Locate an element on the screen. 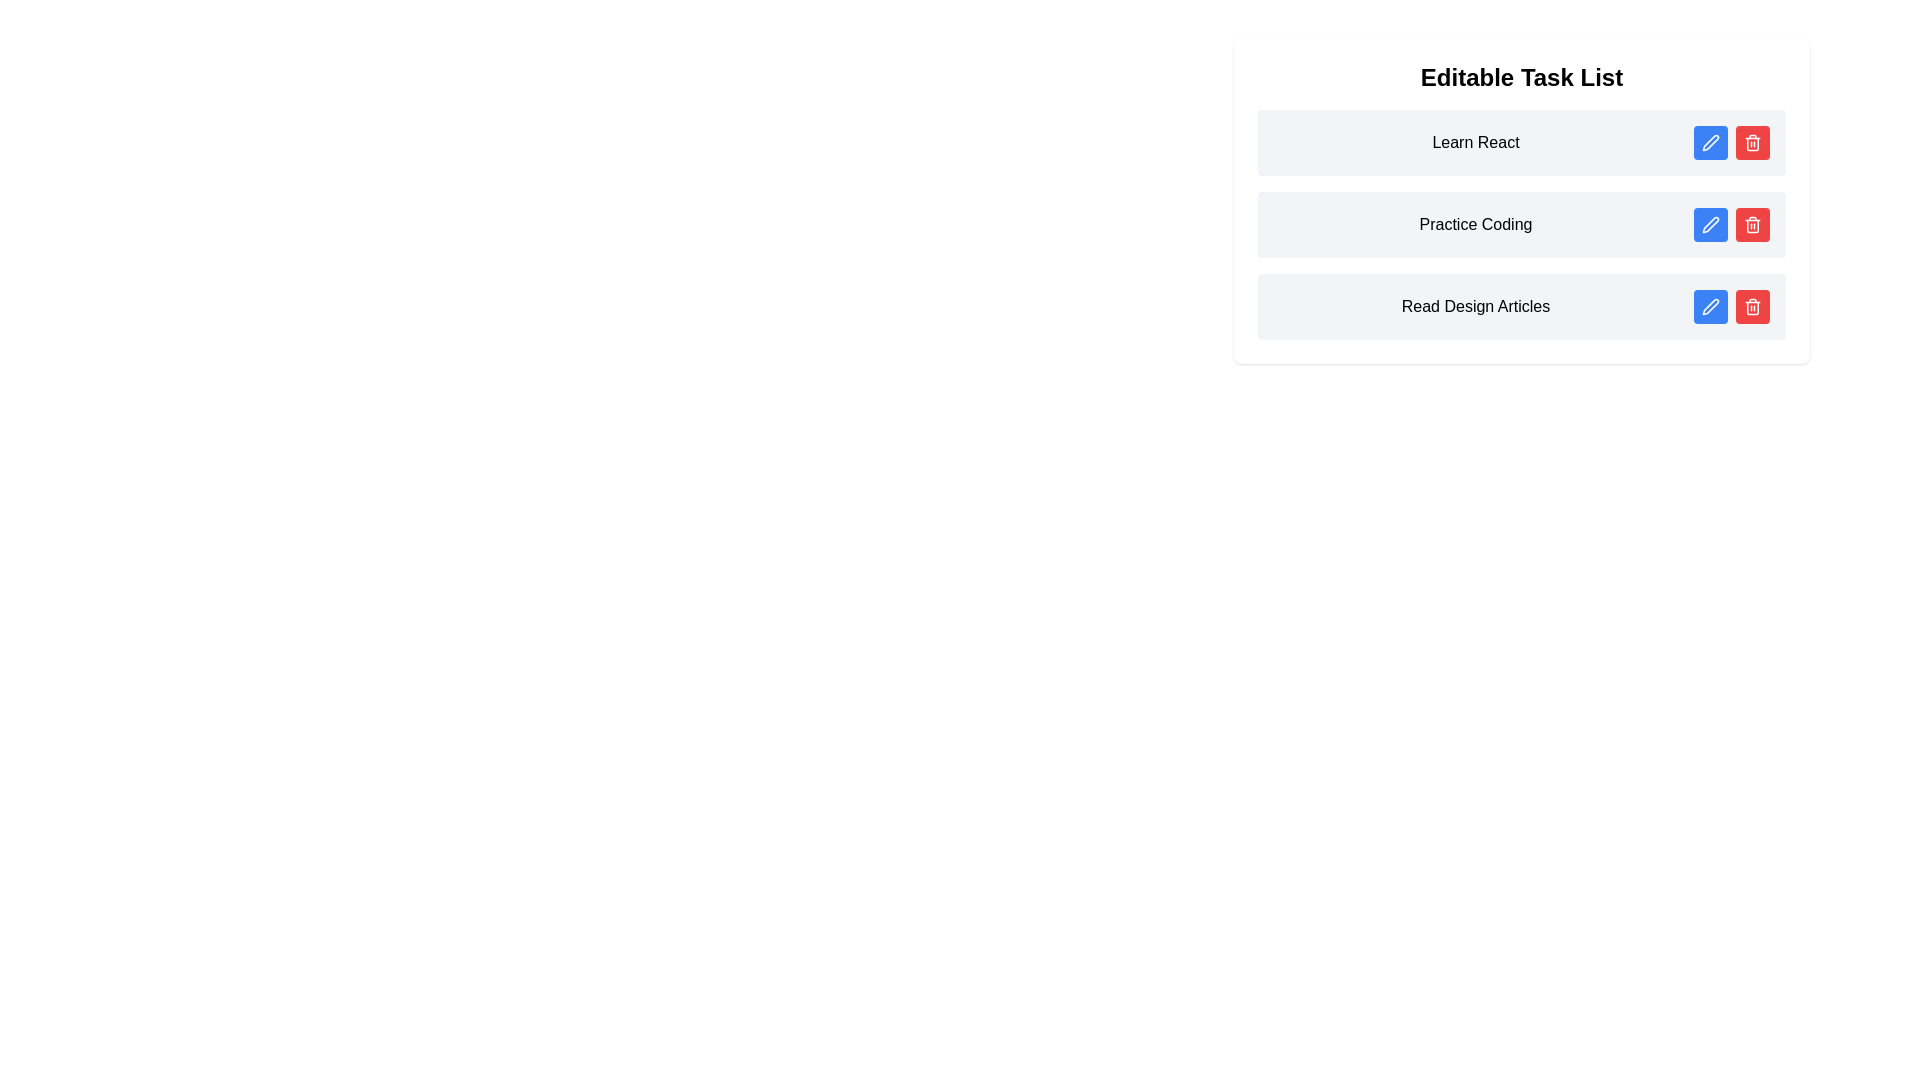 This screenshot has width=1920, height=1080. the red trash icon button located on the right side of the task row is located at coordinates (1751, 307).